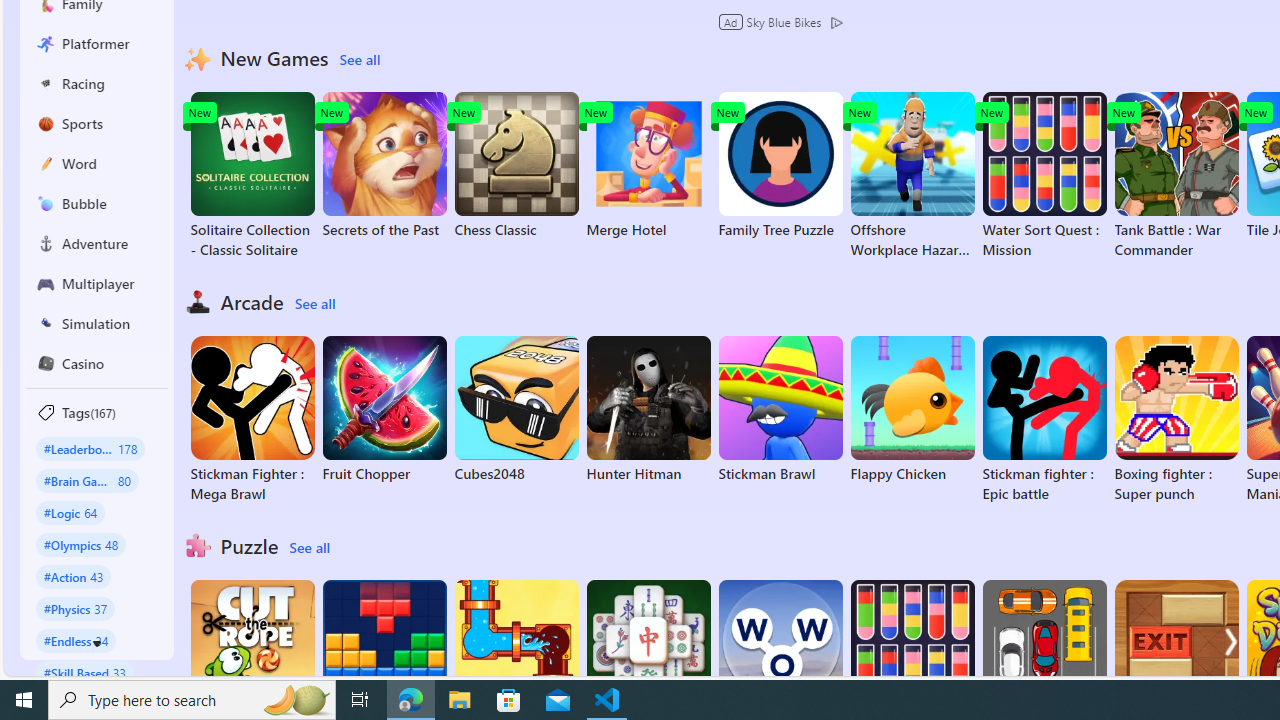 This screenshot has width=1280, height=720. Describe the element at coordinates (251, 419) in the screenshot. I see `'Stickman Fighter : Mega Brawl'` at that location.